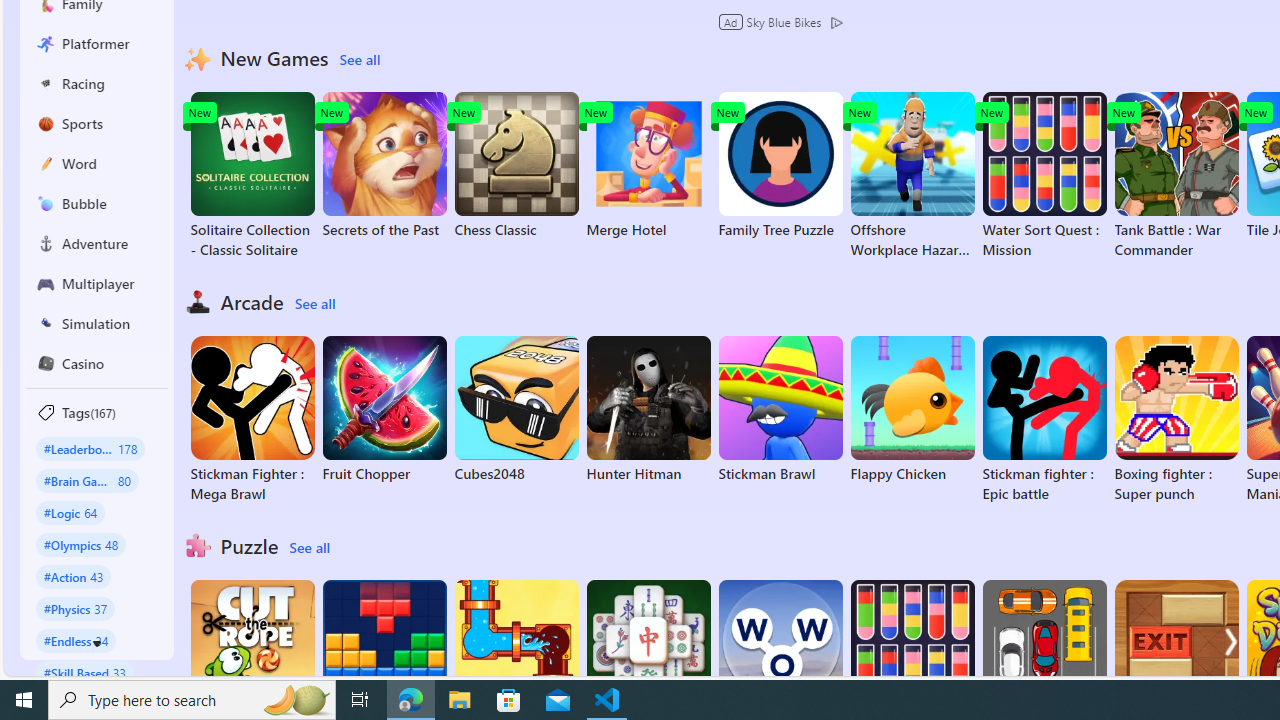 This screenshot has width=1280, height=720. Describe the element at coordinates (251, 419) in the screenshot. I see `'Stickman Fighter : Mega Brawl'` at that location.